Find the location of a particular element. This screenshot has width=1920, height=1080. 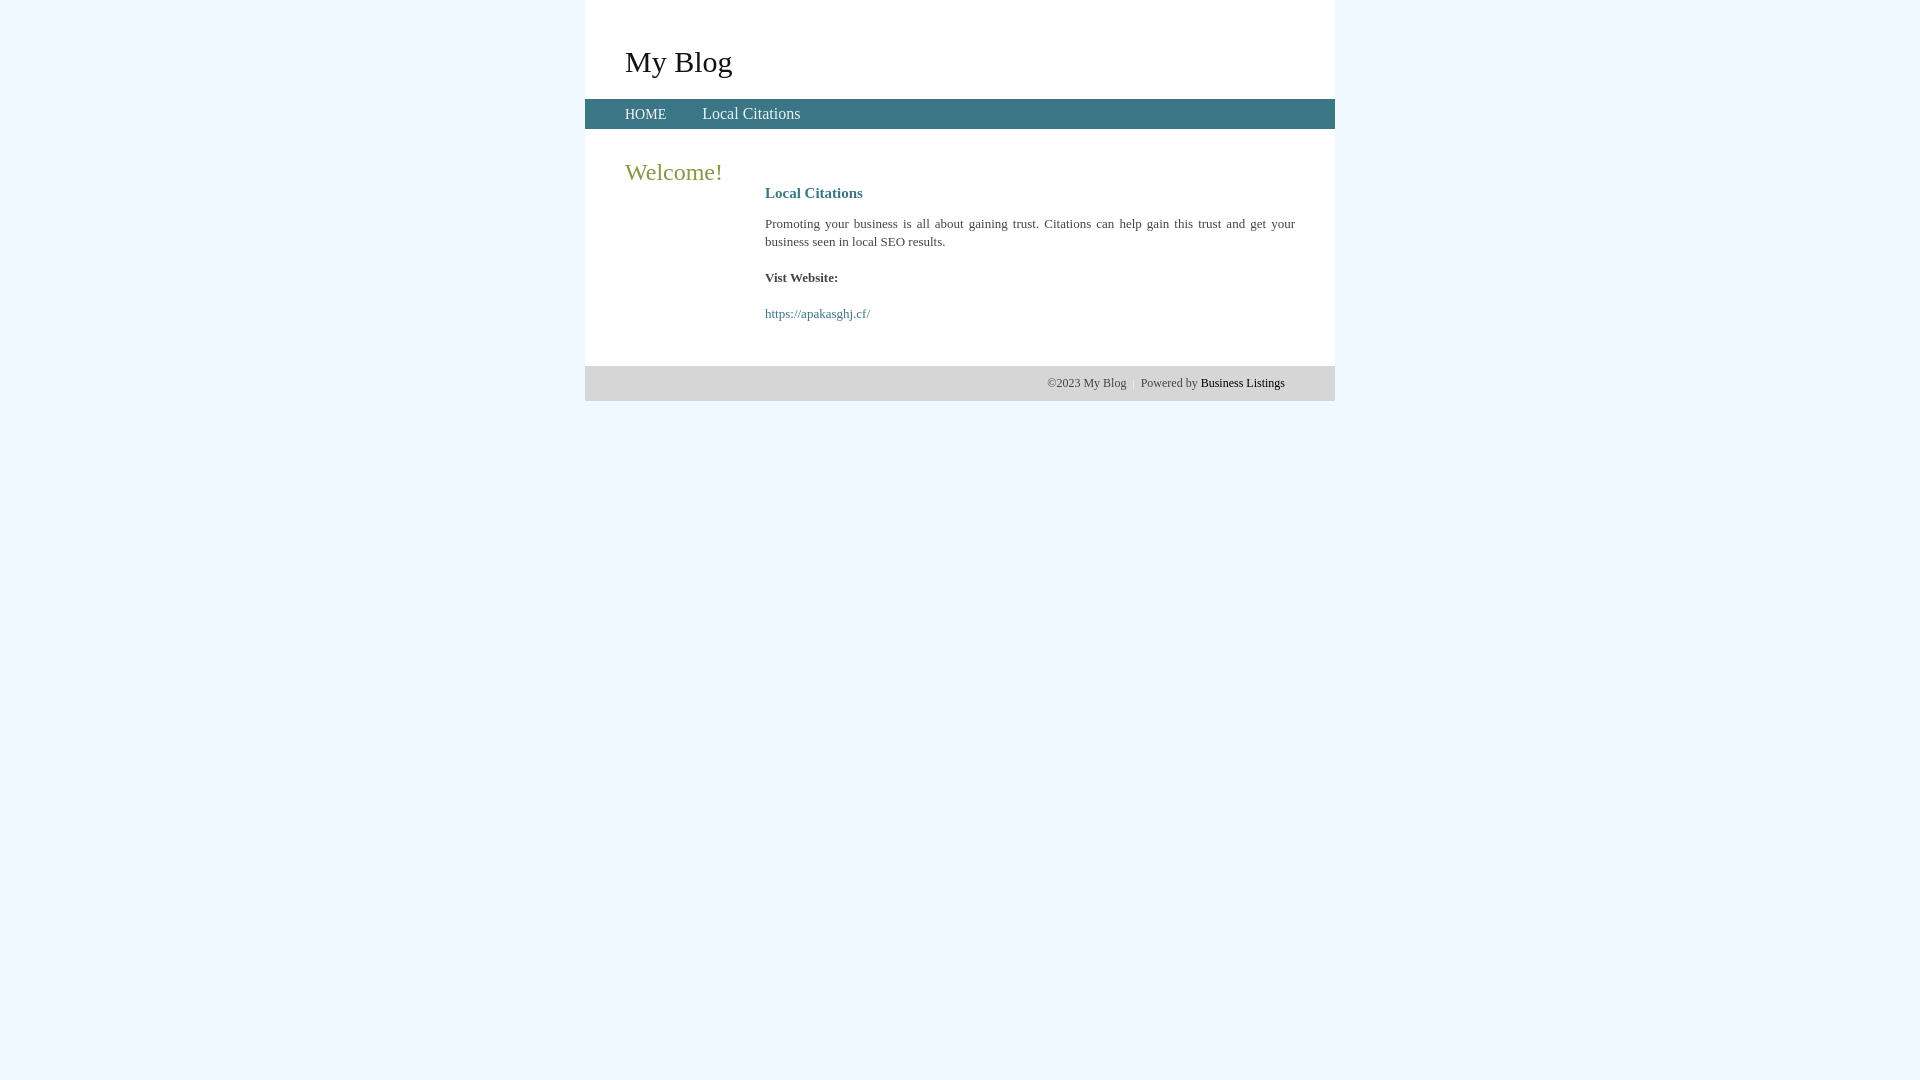

'HOME' is located at coordinates (645, 114).